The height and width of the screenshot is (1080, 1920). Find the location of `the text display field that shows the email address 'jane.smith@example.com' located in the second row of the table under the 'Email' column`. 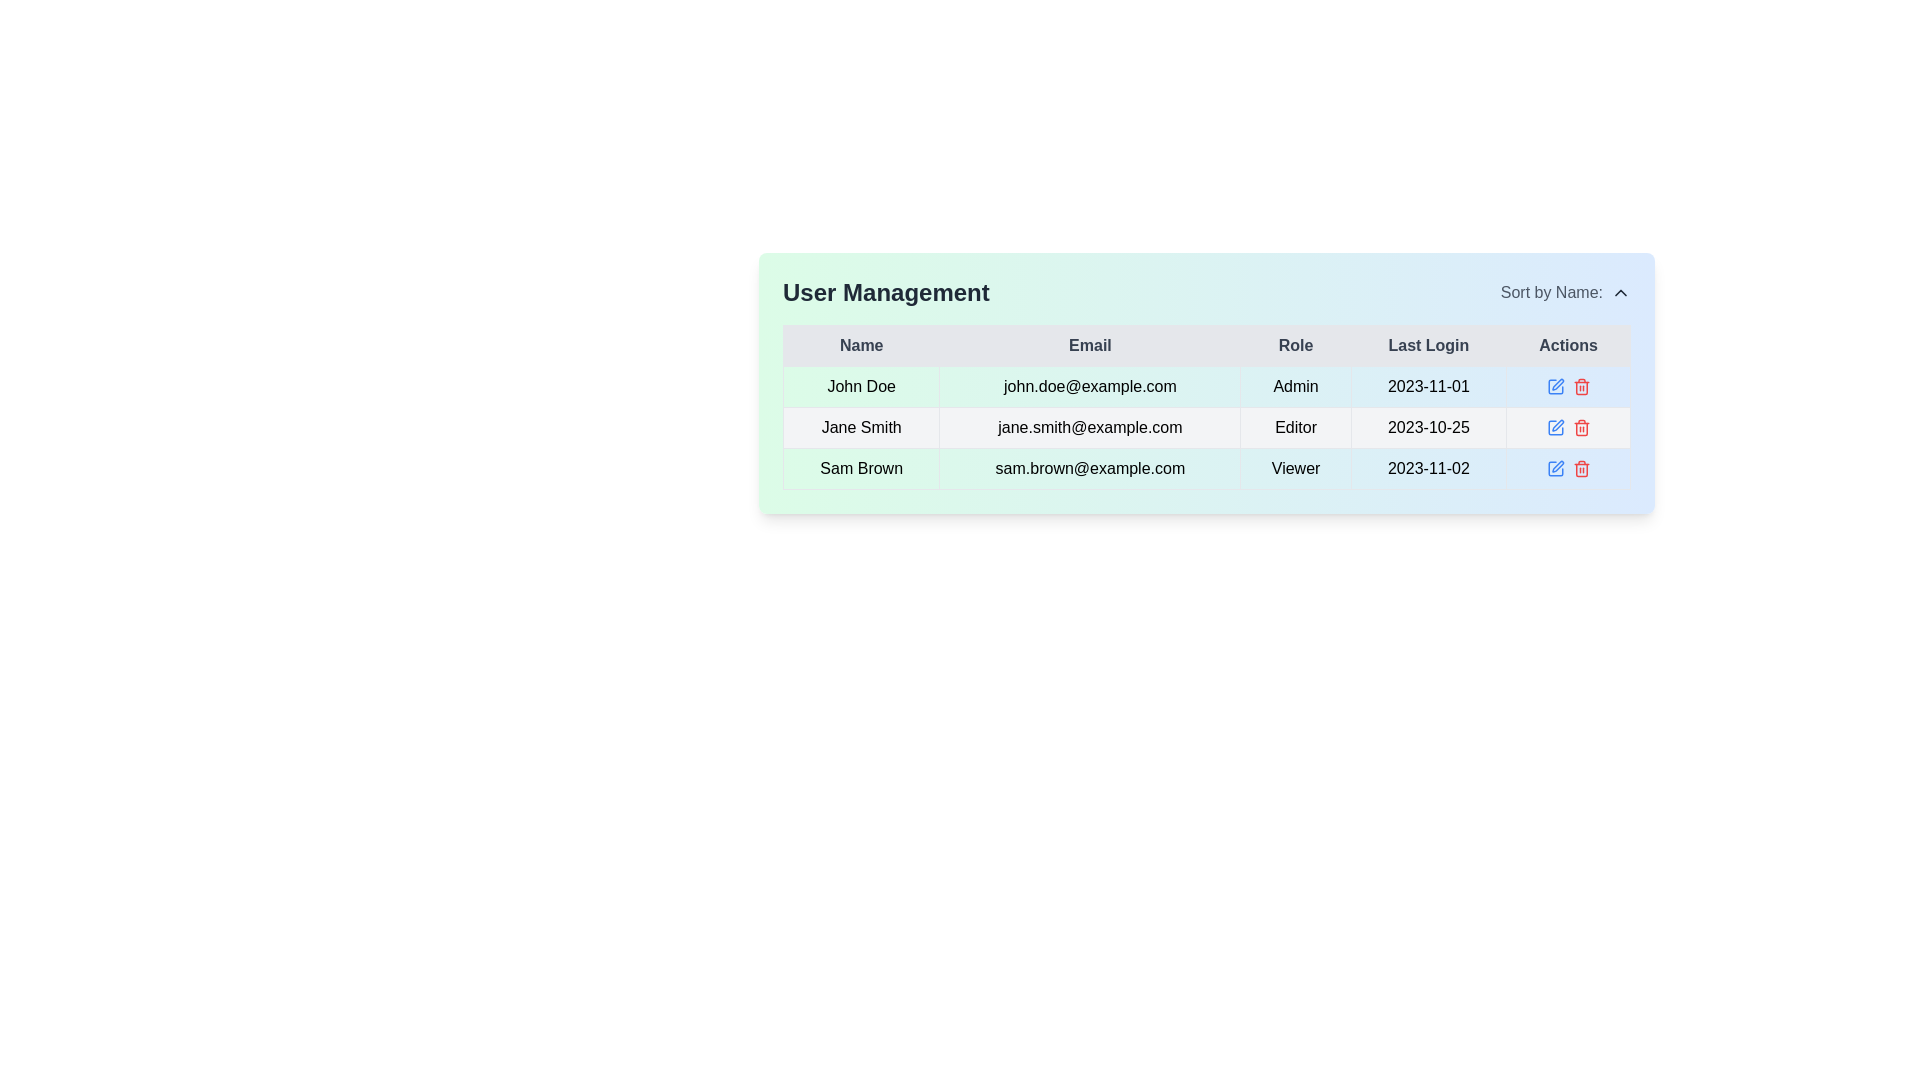

the text display field that shows the email address 'jane.smith@example.com' located in the second row of the table under the 'Email' column is located at coordinates (1089, 427).